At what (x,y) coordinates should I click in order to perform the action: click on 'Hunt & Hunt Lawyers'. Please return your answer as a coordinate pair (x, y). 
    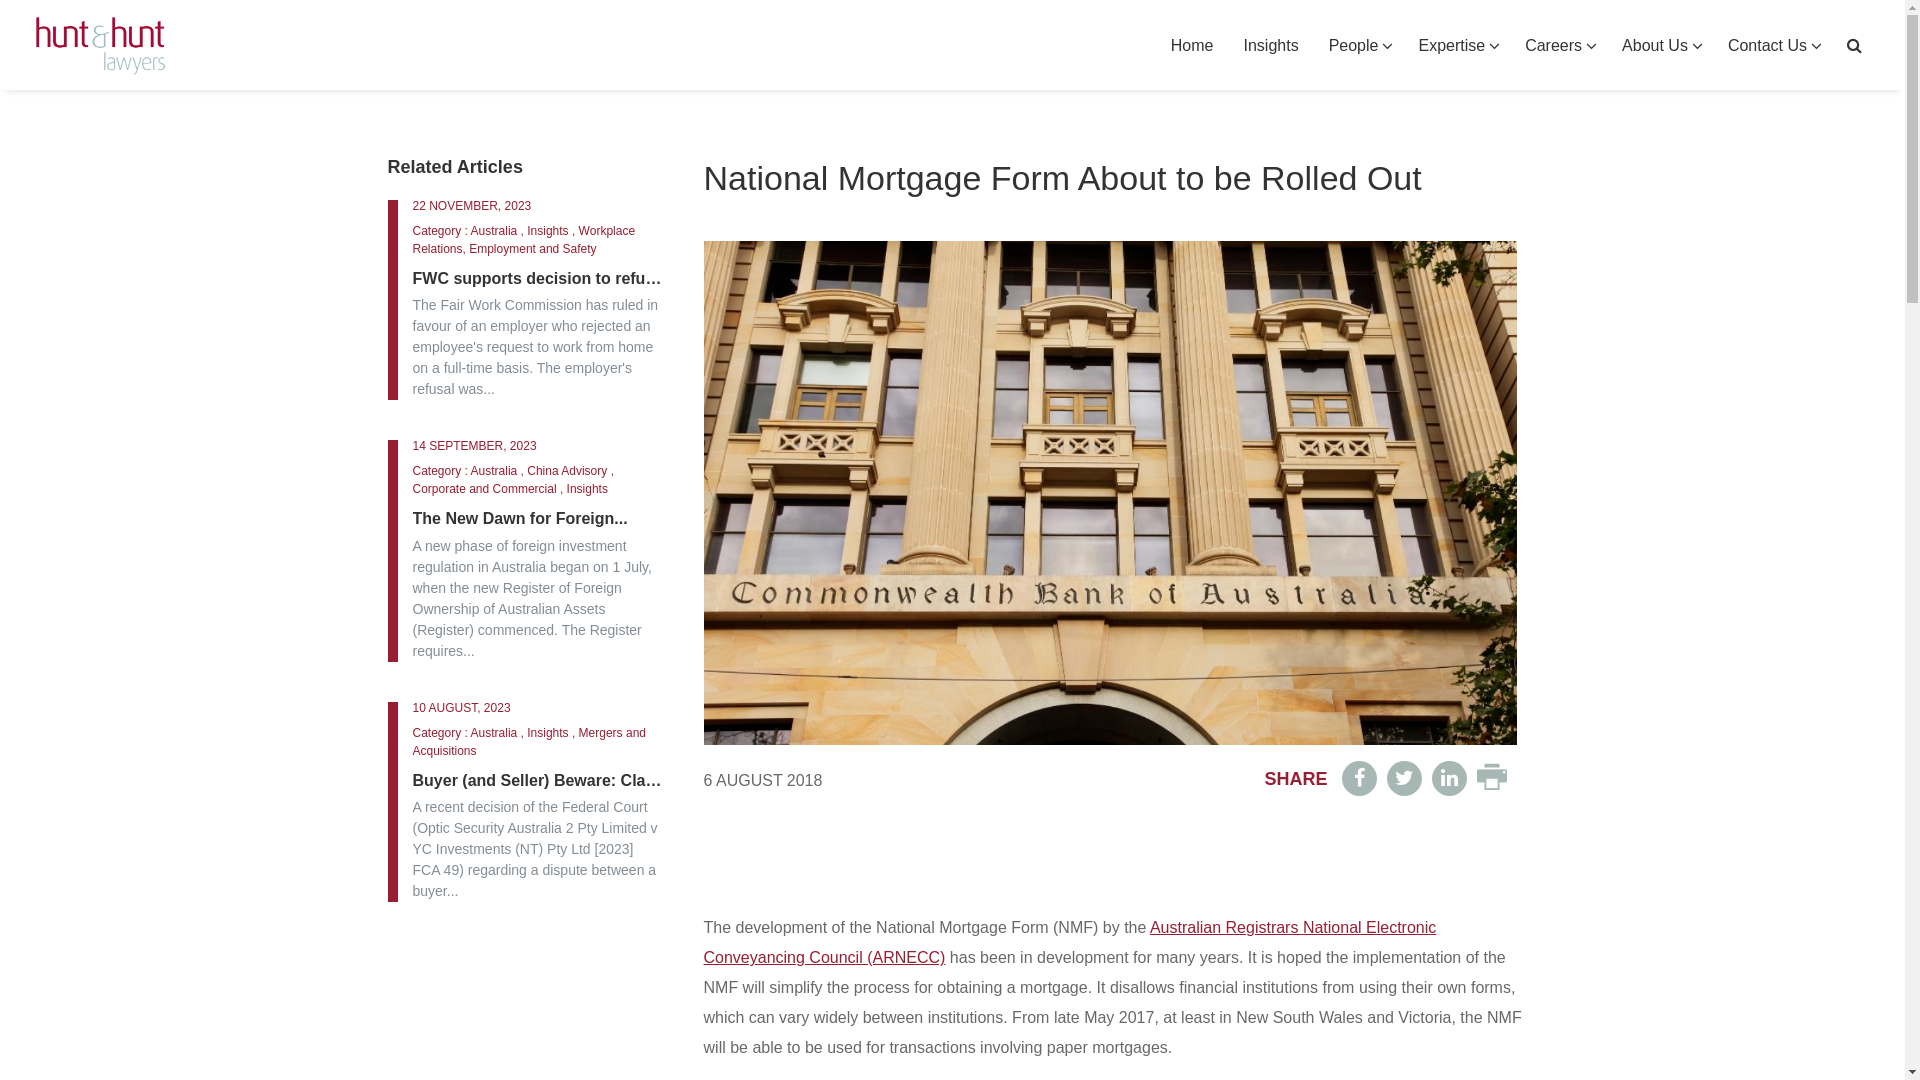
    Looking at the image, I should click on (99, 45).